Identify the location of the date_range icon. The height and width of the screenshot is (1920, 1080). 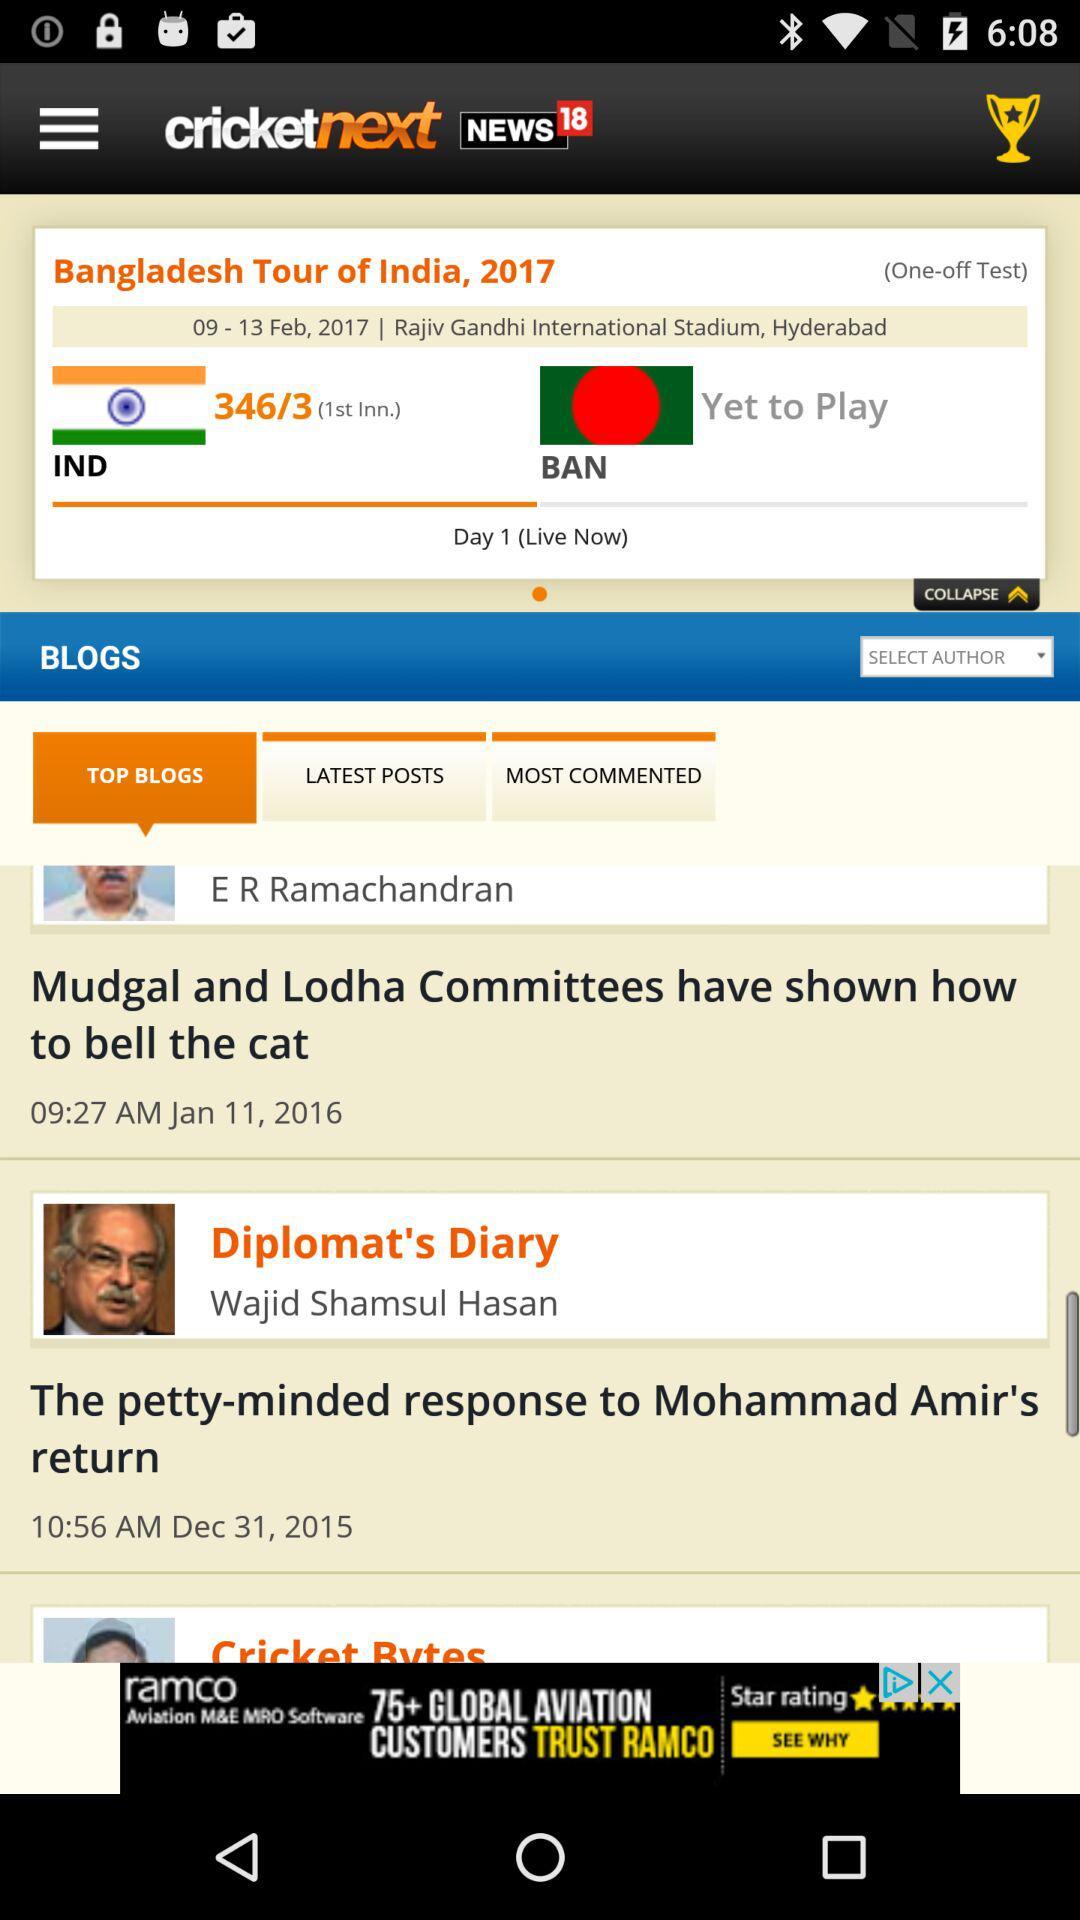
(378, 136).